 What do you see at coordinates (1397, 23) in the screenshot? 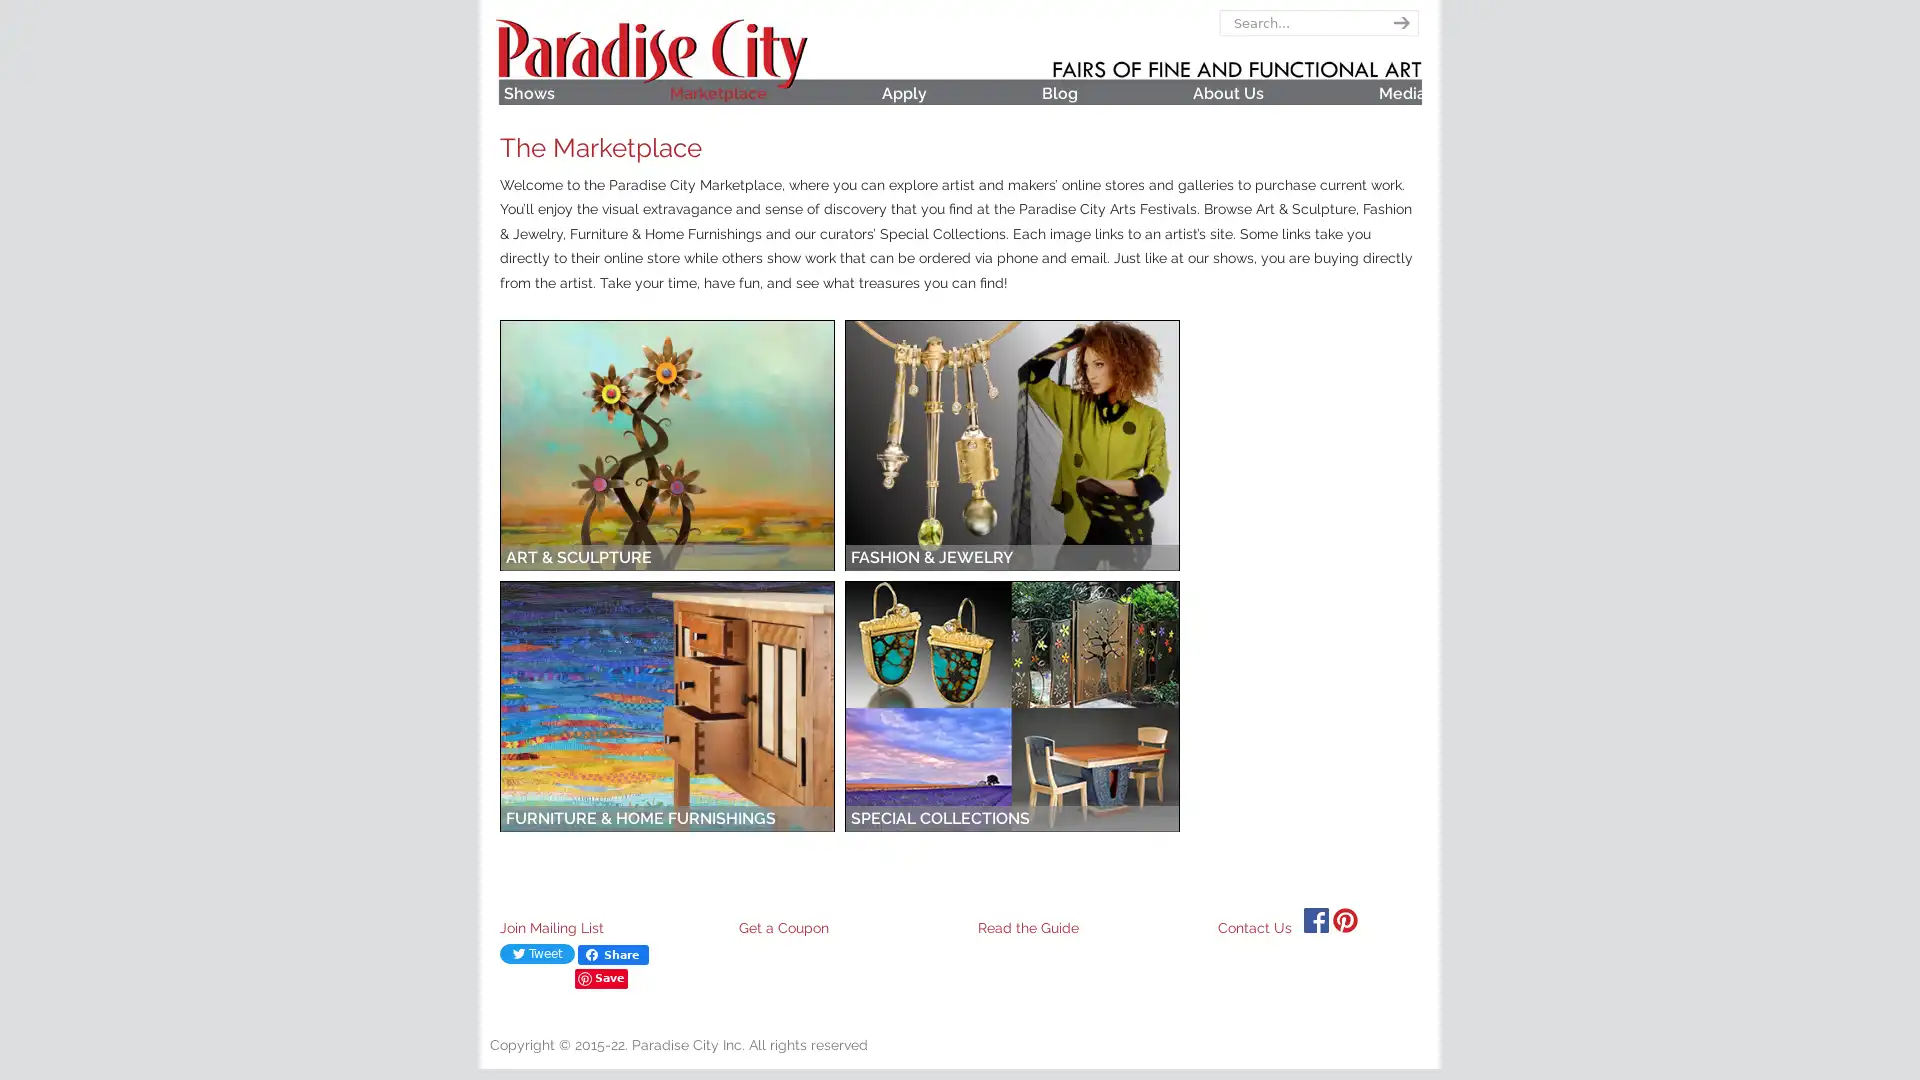
I see `search` at bounding box center [1397, 23].